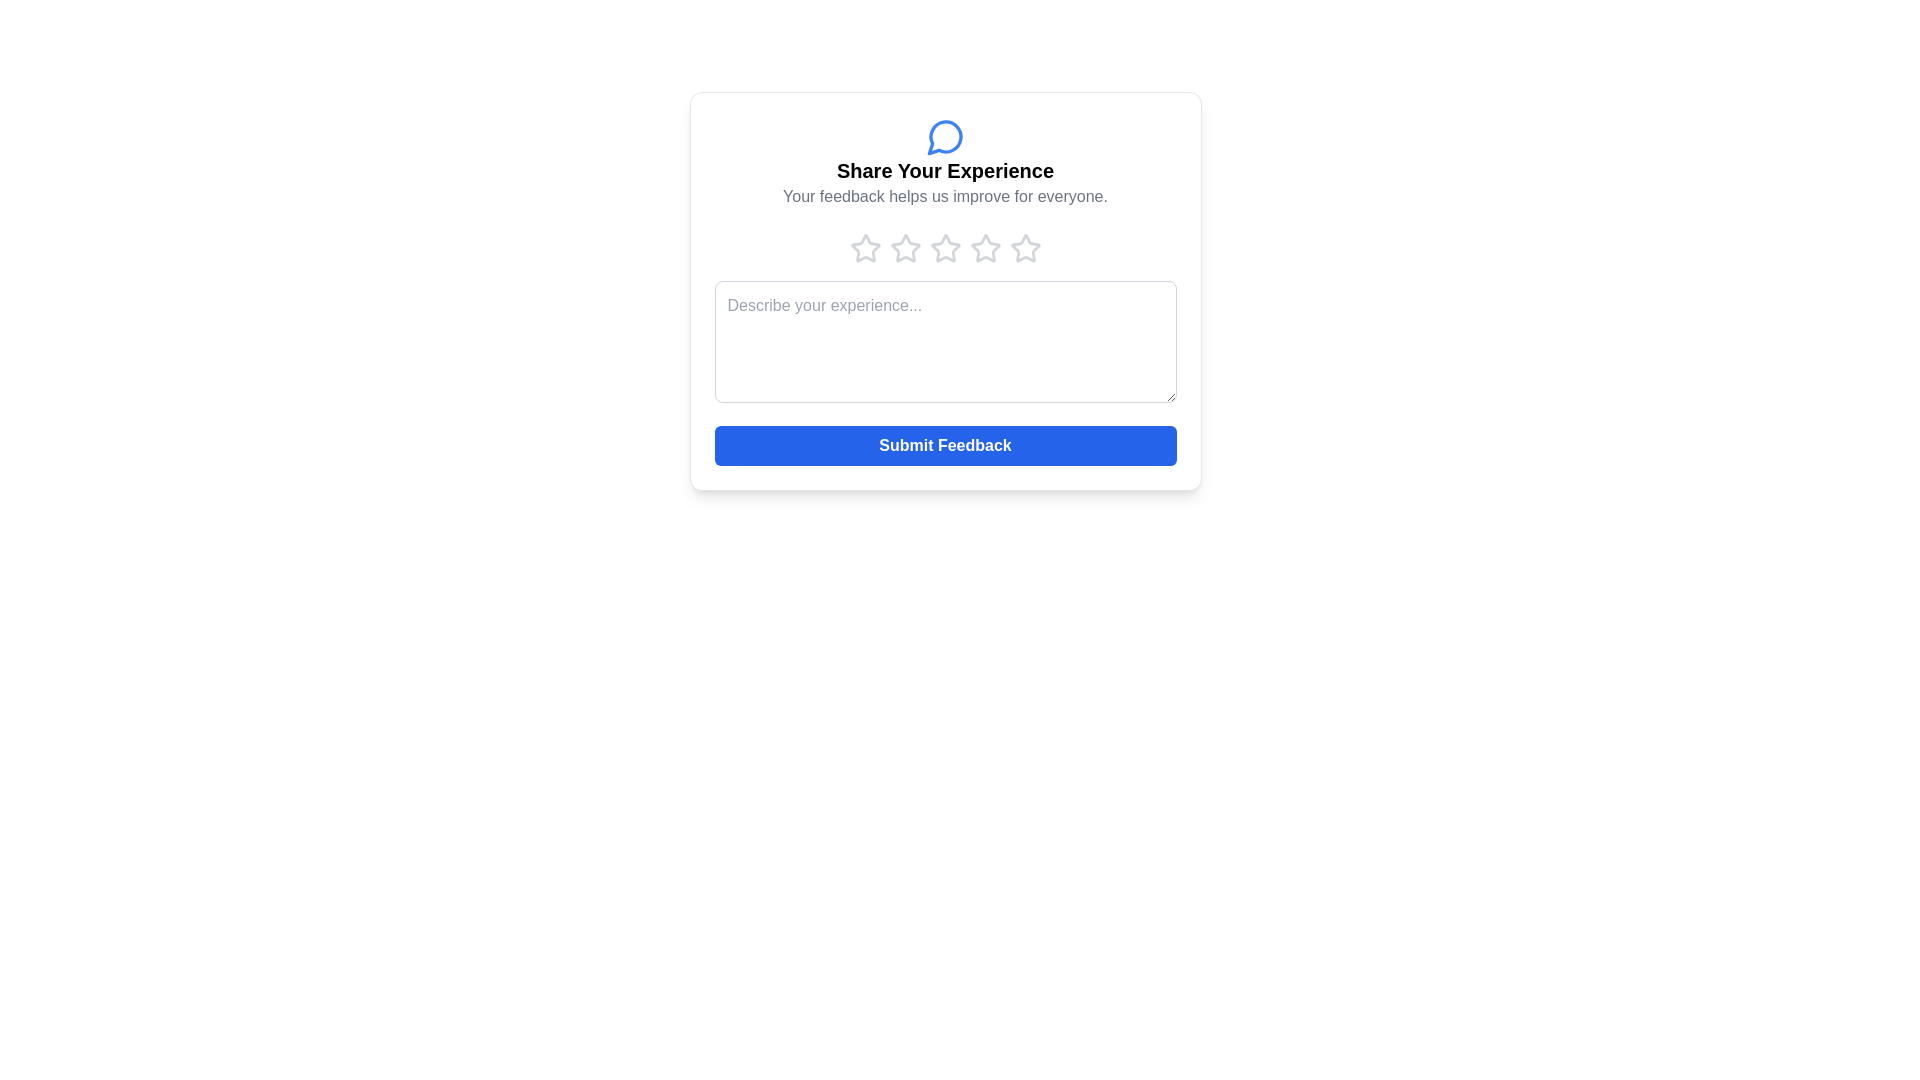  Describe the element at coordinates (985, 248) in the screenshot. I see `the fourth star-shaped rating icon in the horizontal rating control at the top of the feedback form` at that location.